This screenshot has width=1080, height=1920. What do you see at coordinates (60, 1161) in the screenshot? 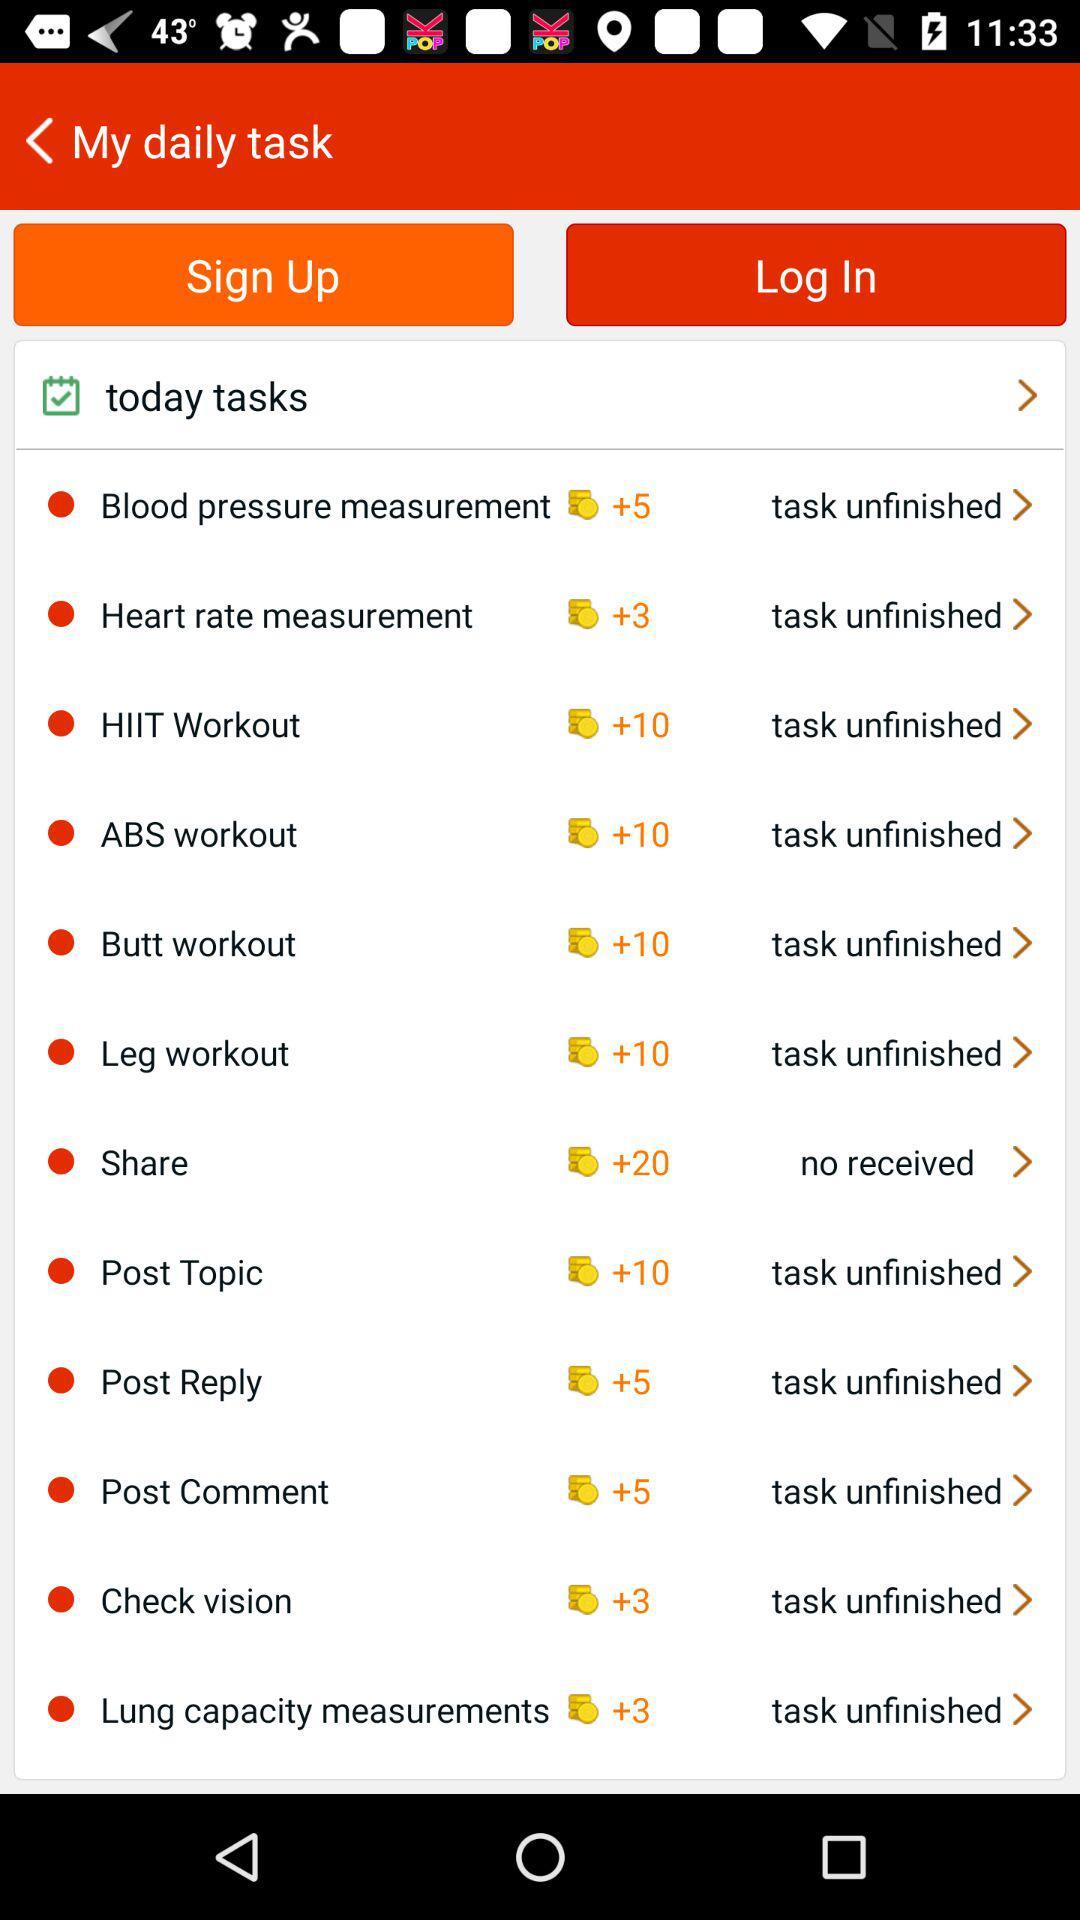
I see `share task` at bounding box center [60, 1161].